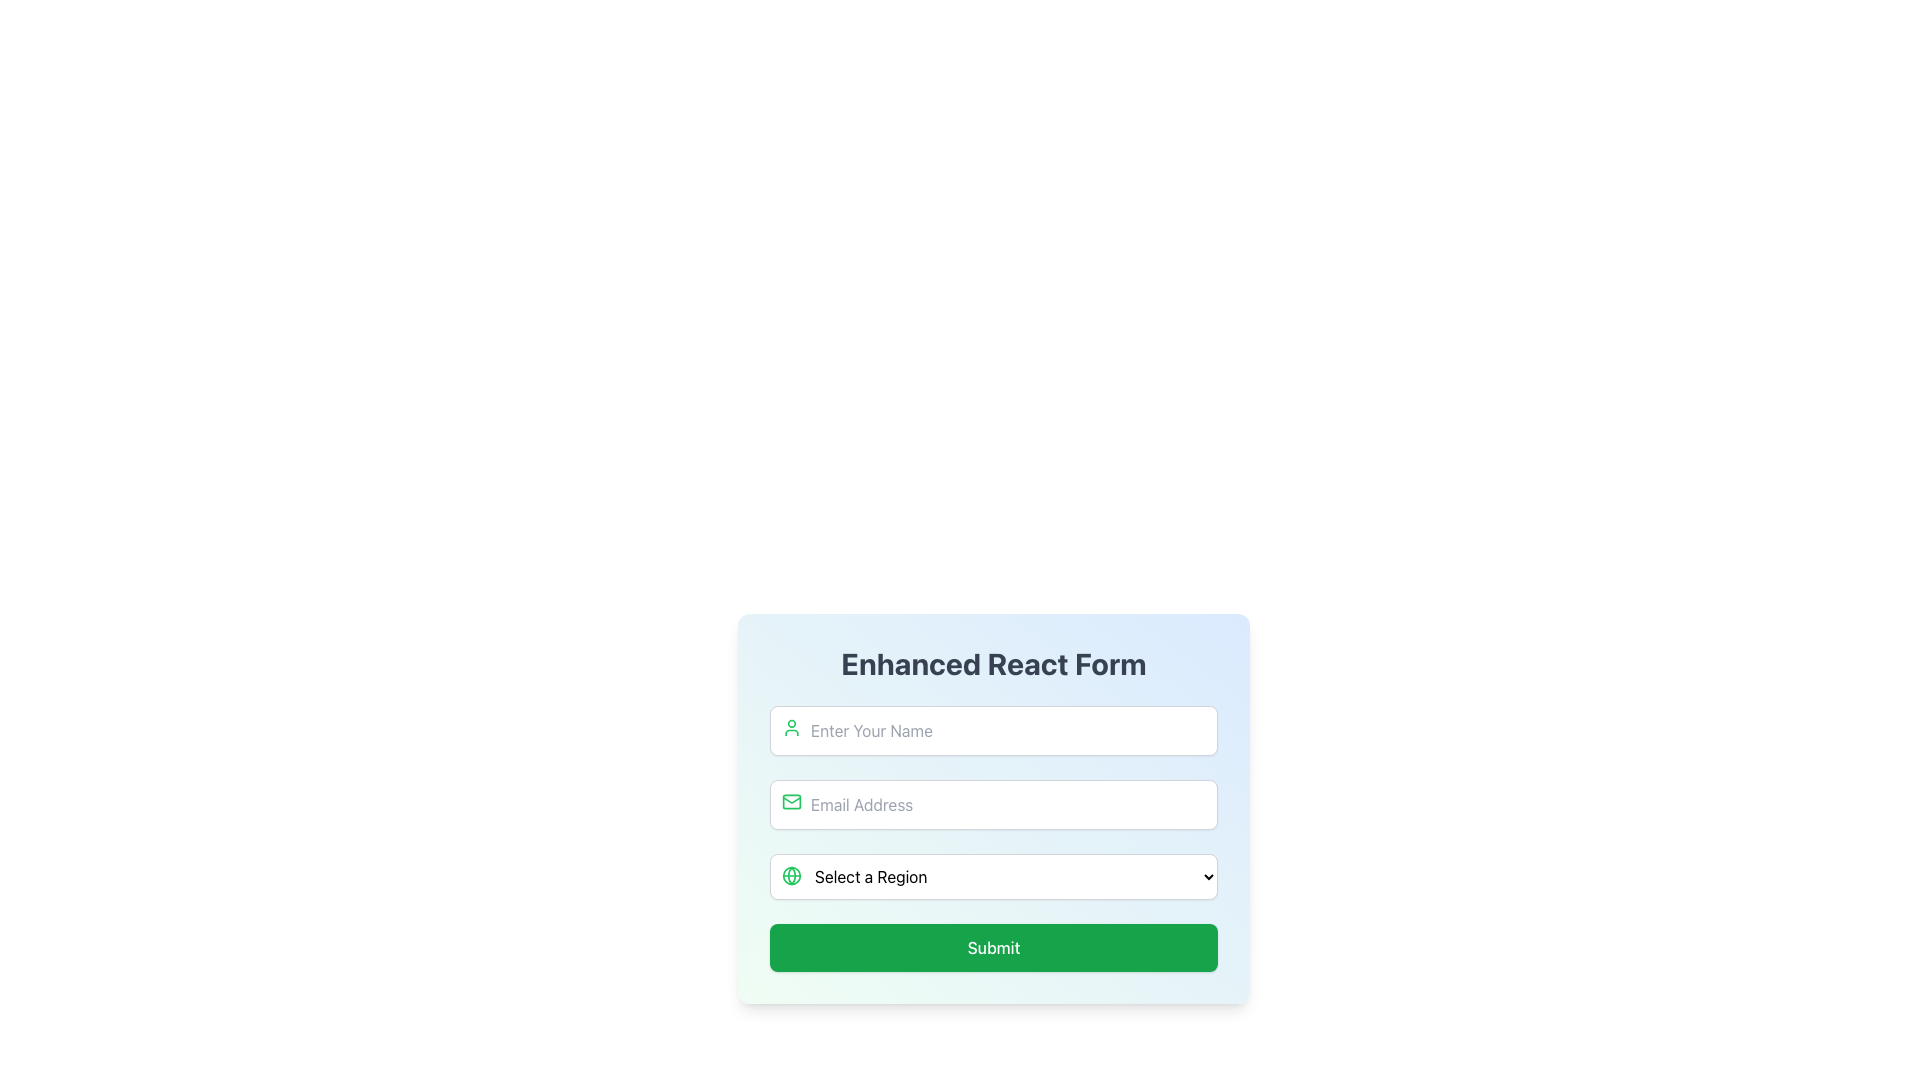 Image resolution: width=1920 pixels, height=1080 pixels. Describe the element at coordinates (791, 728) in the screenshot. I see `the icon that indicates the input field for entering a user's name, located at the top left corner of the text input area labeled 'Enter Your Name'` at that location.